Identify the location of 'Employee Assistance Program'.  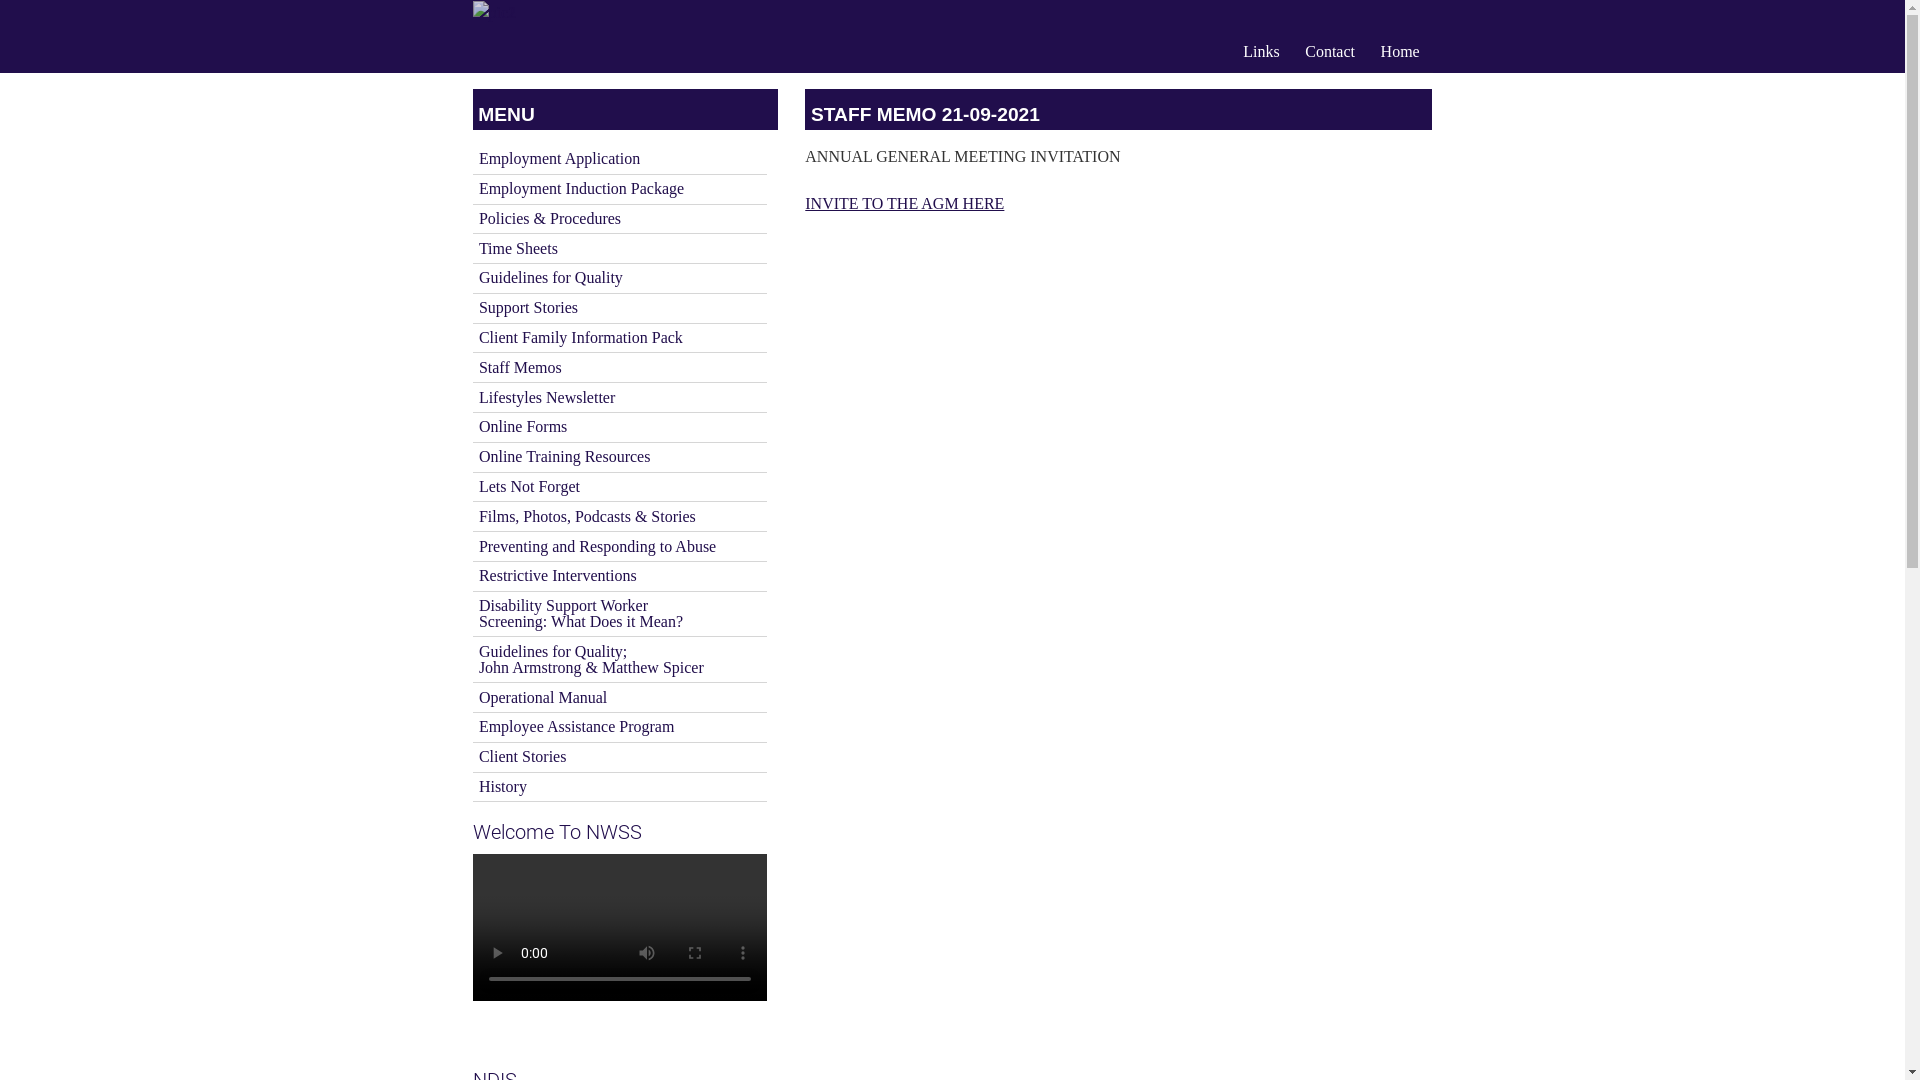
(618, 727).